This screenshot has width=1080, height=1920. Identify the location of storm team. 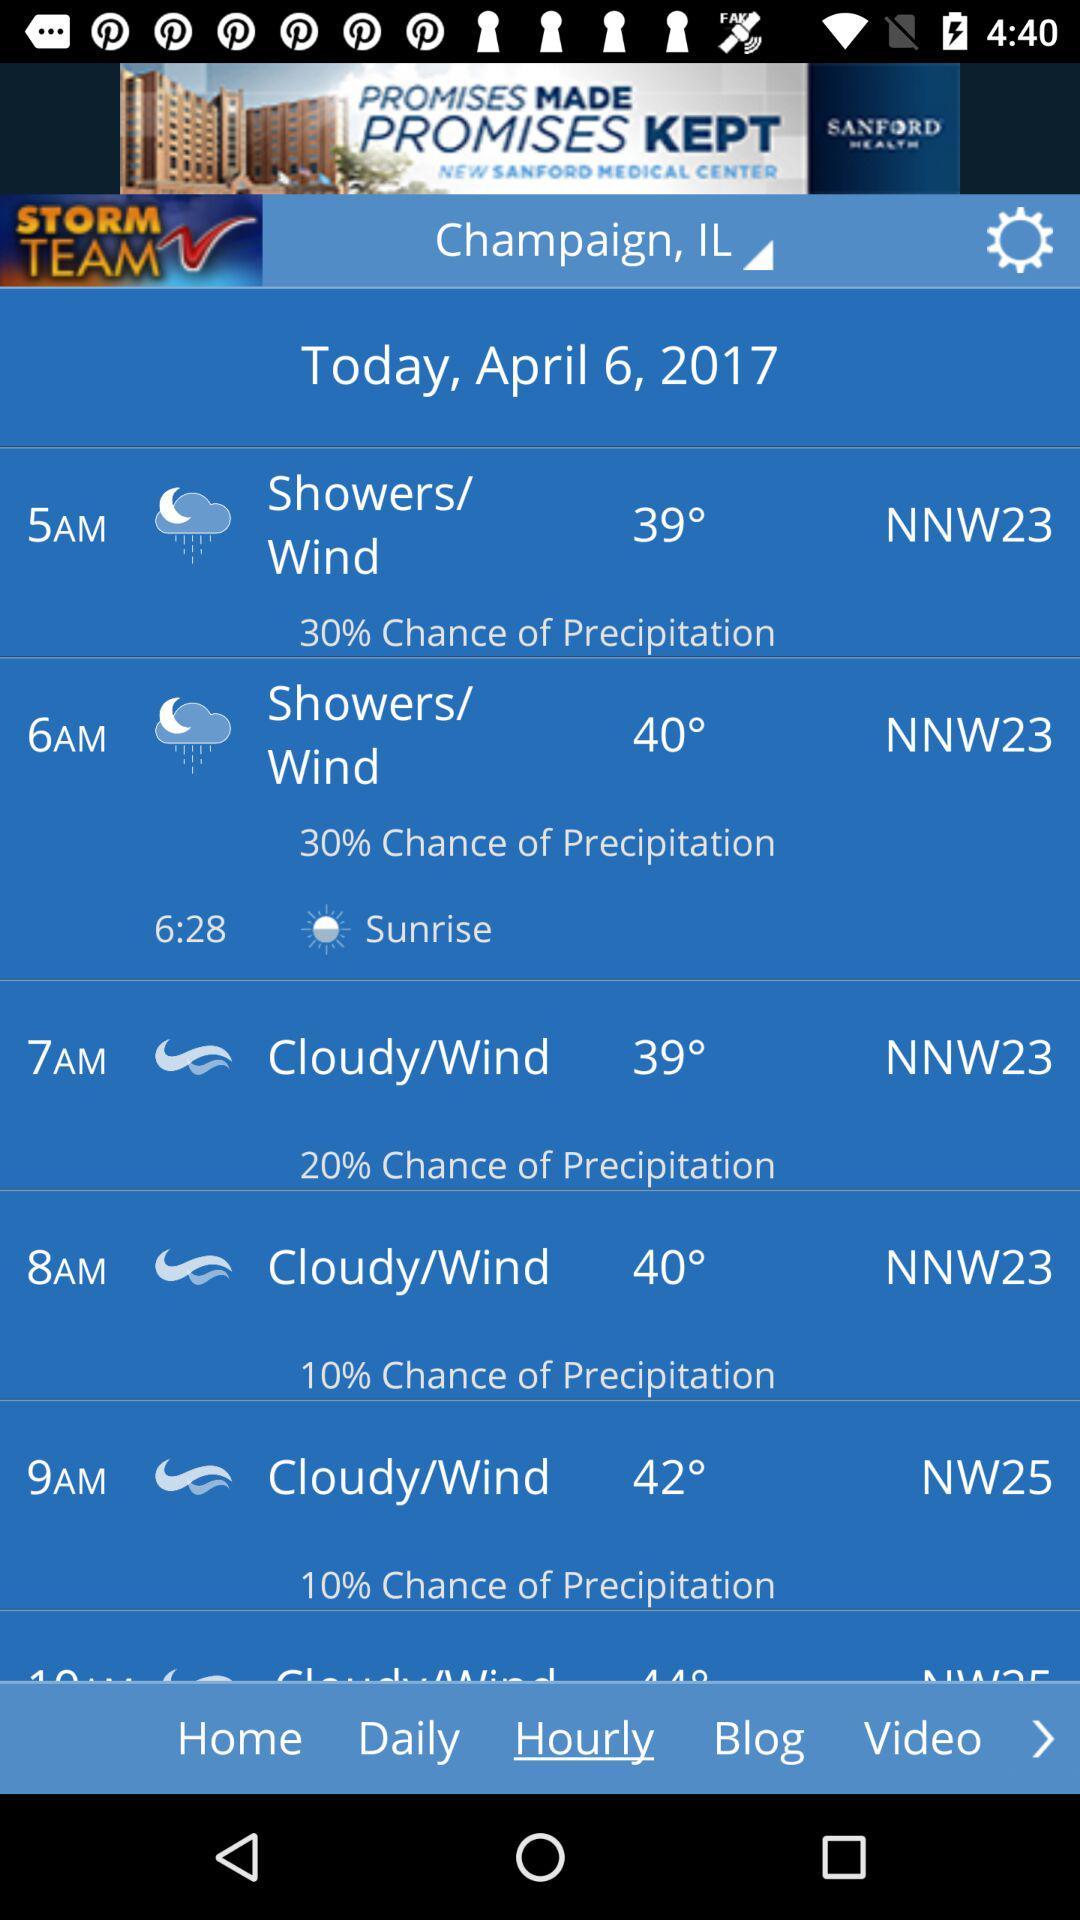
(131, 240).